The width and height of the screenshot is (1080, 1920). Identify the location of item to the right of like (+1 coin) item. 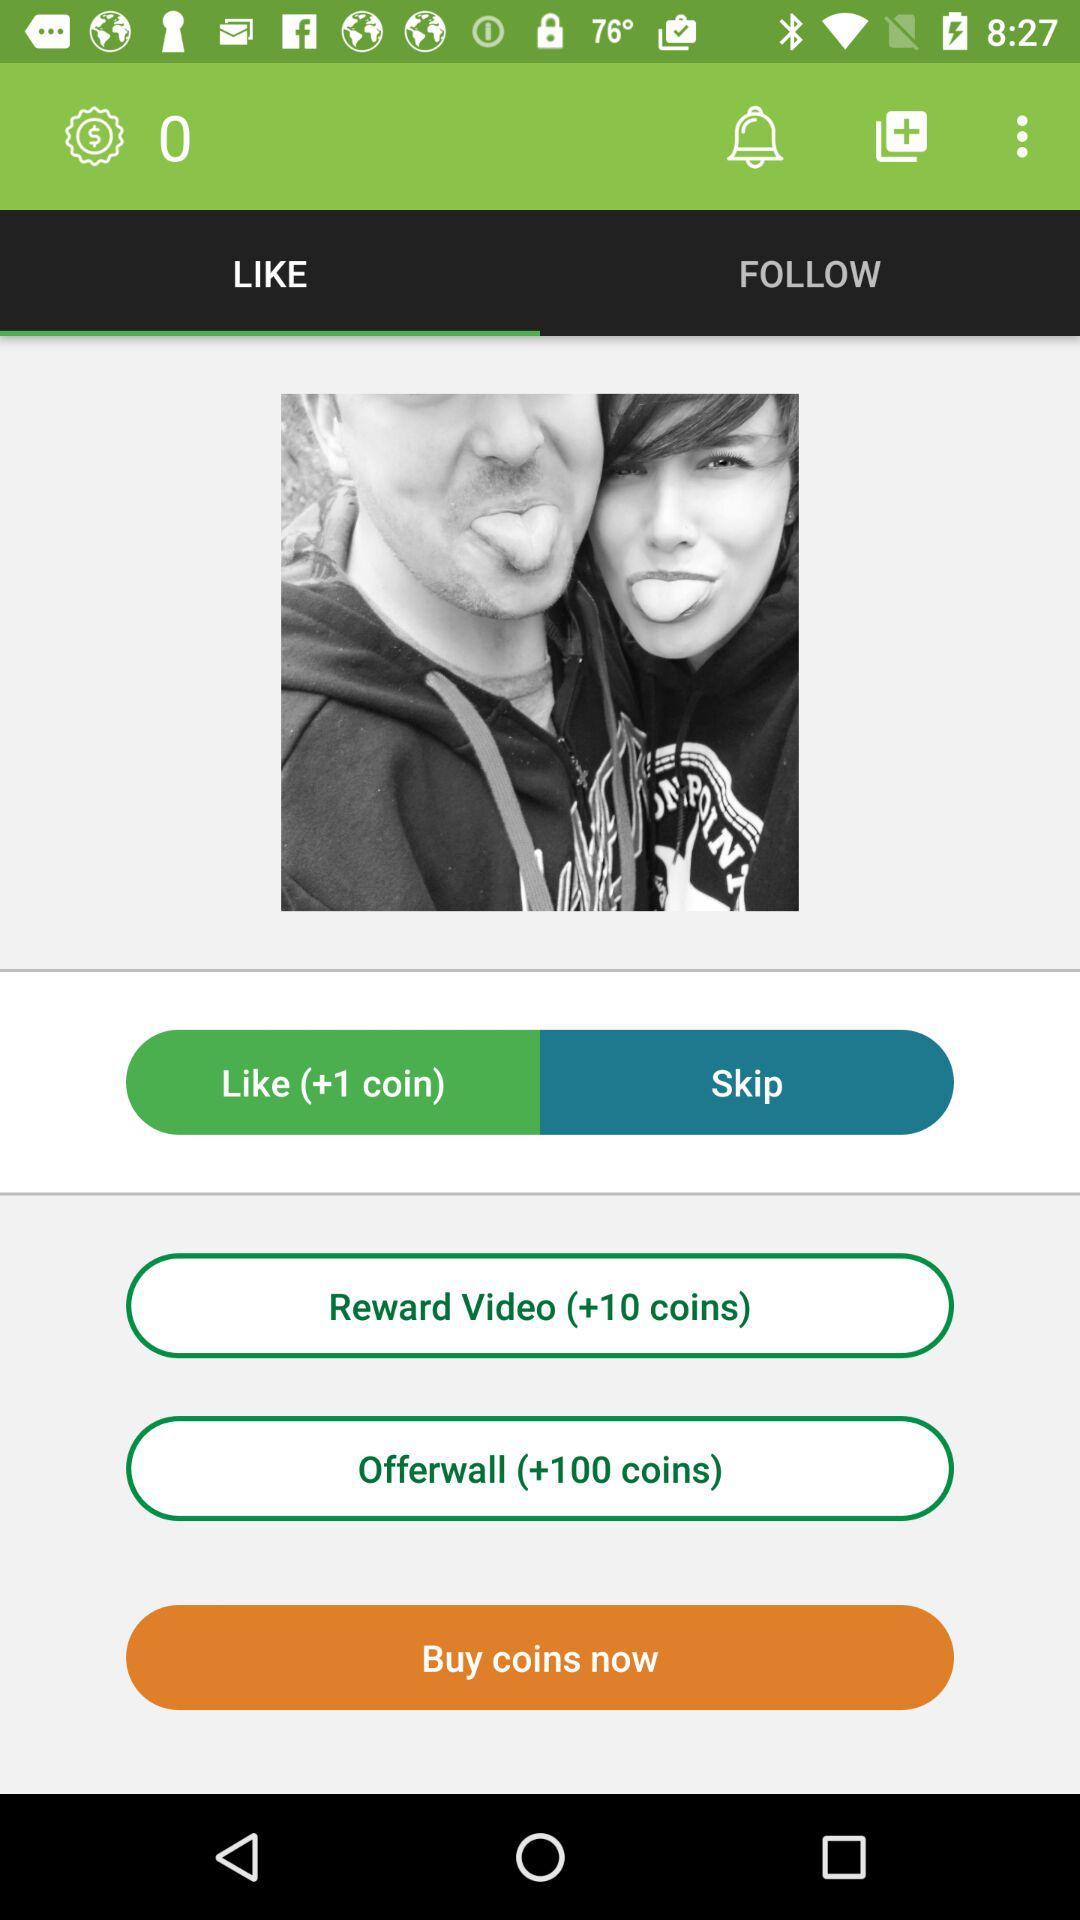
(747, 1081).